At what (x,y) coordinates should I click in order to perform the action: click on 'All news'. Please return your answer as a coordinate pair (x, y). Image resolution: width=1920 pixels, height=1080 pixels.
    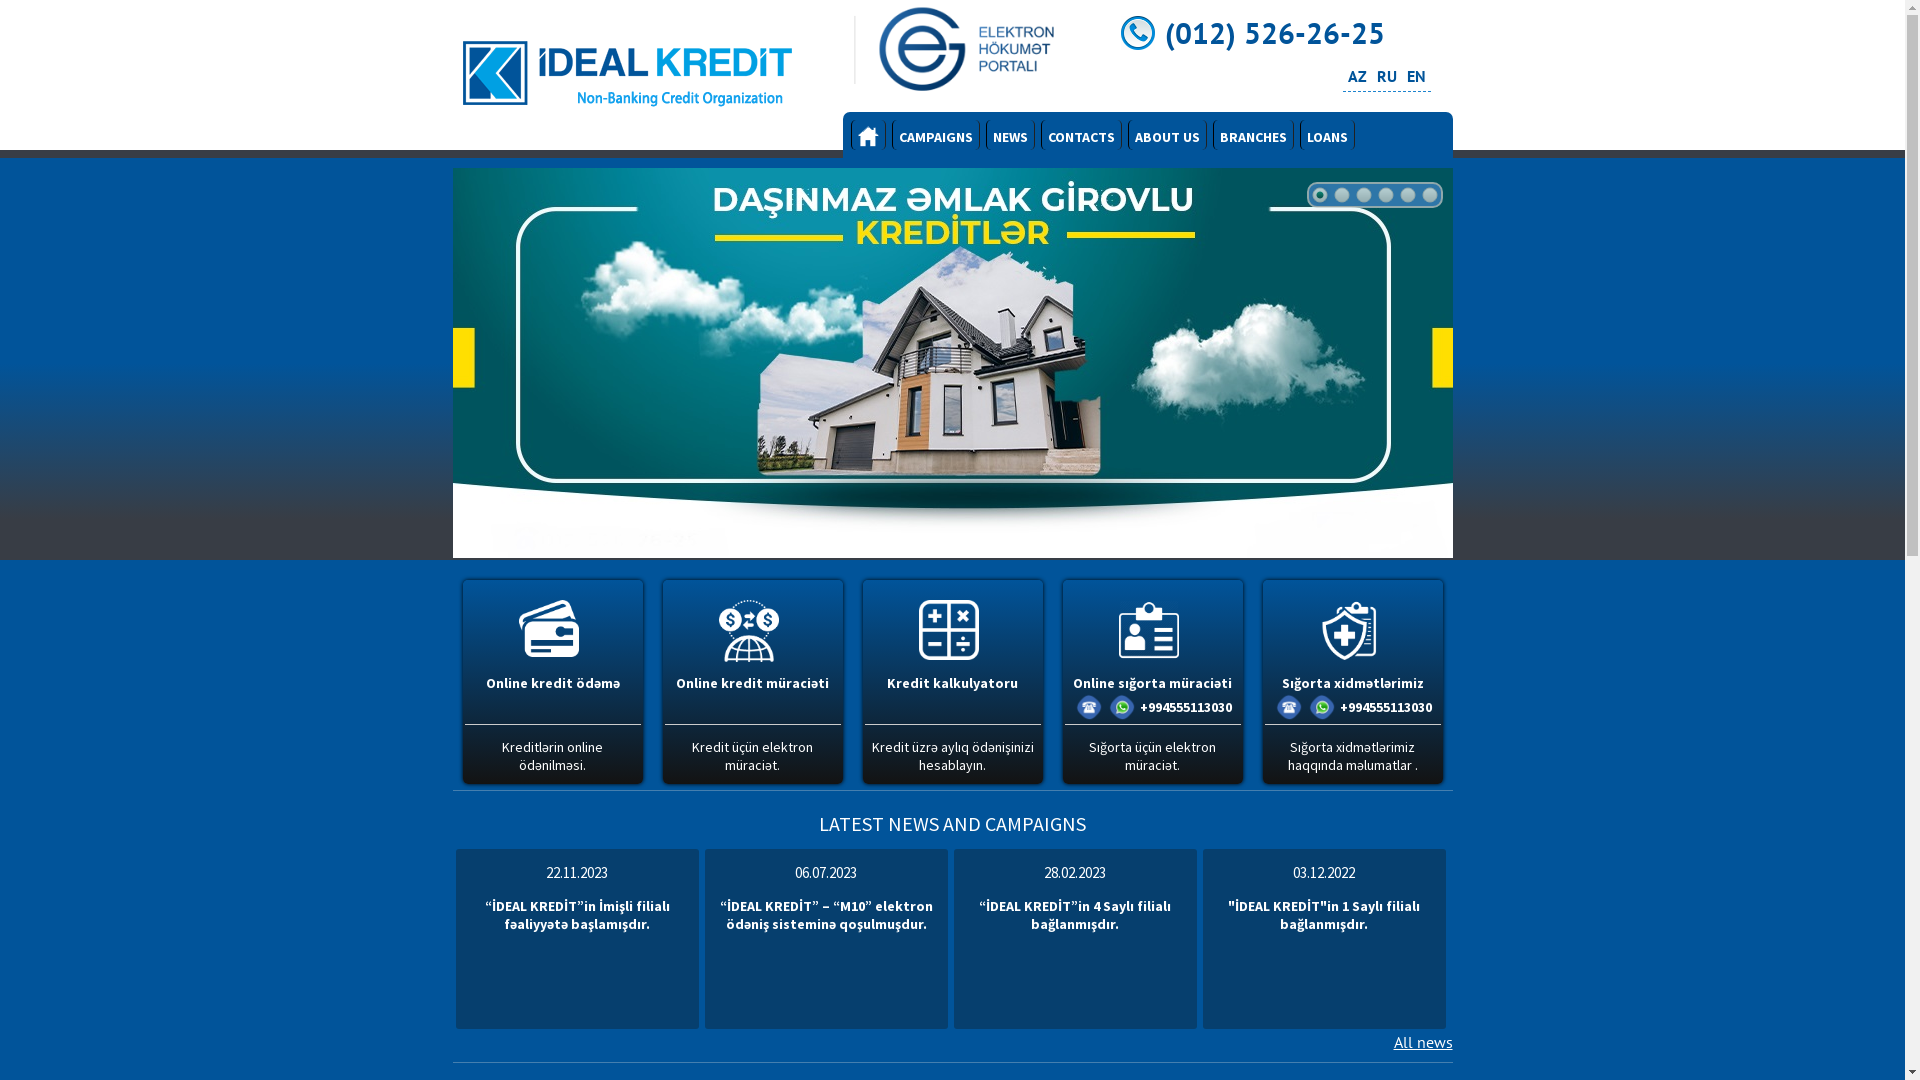
    Looking at the image, I should click on (1422, 1040).